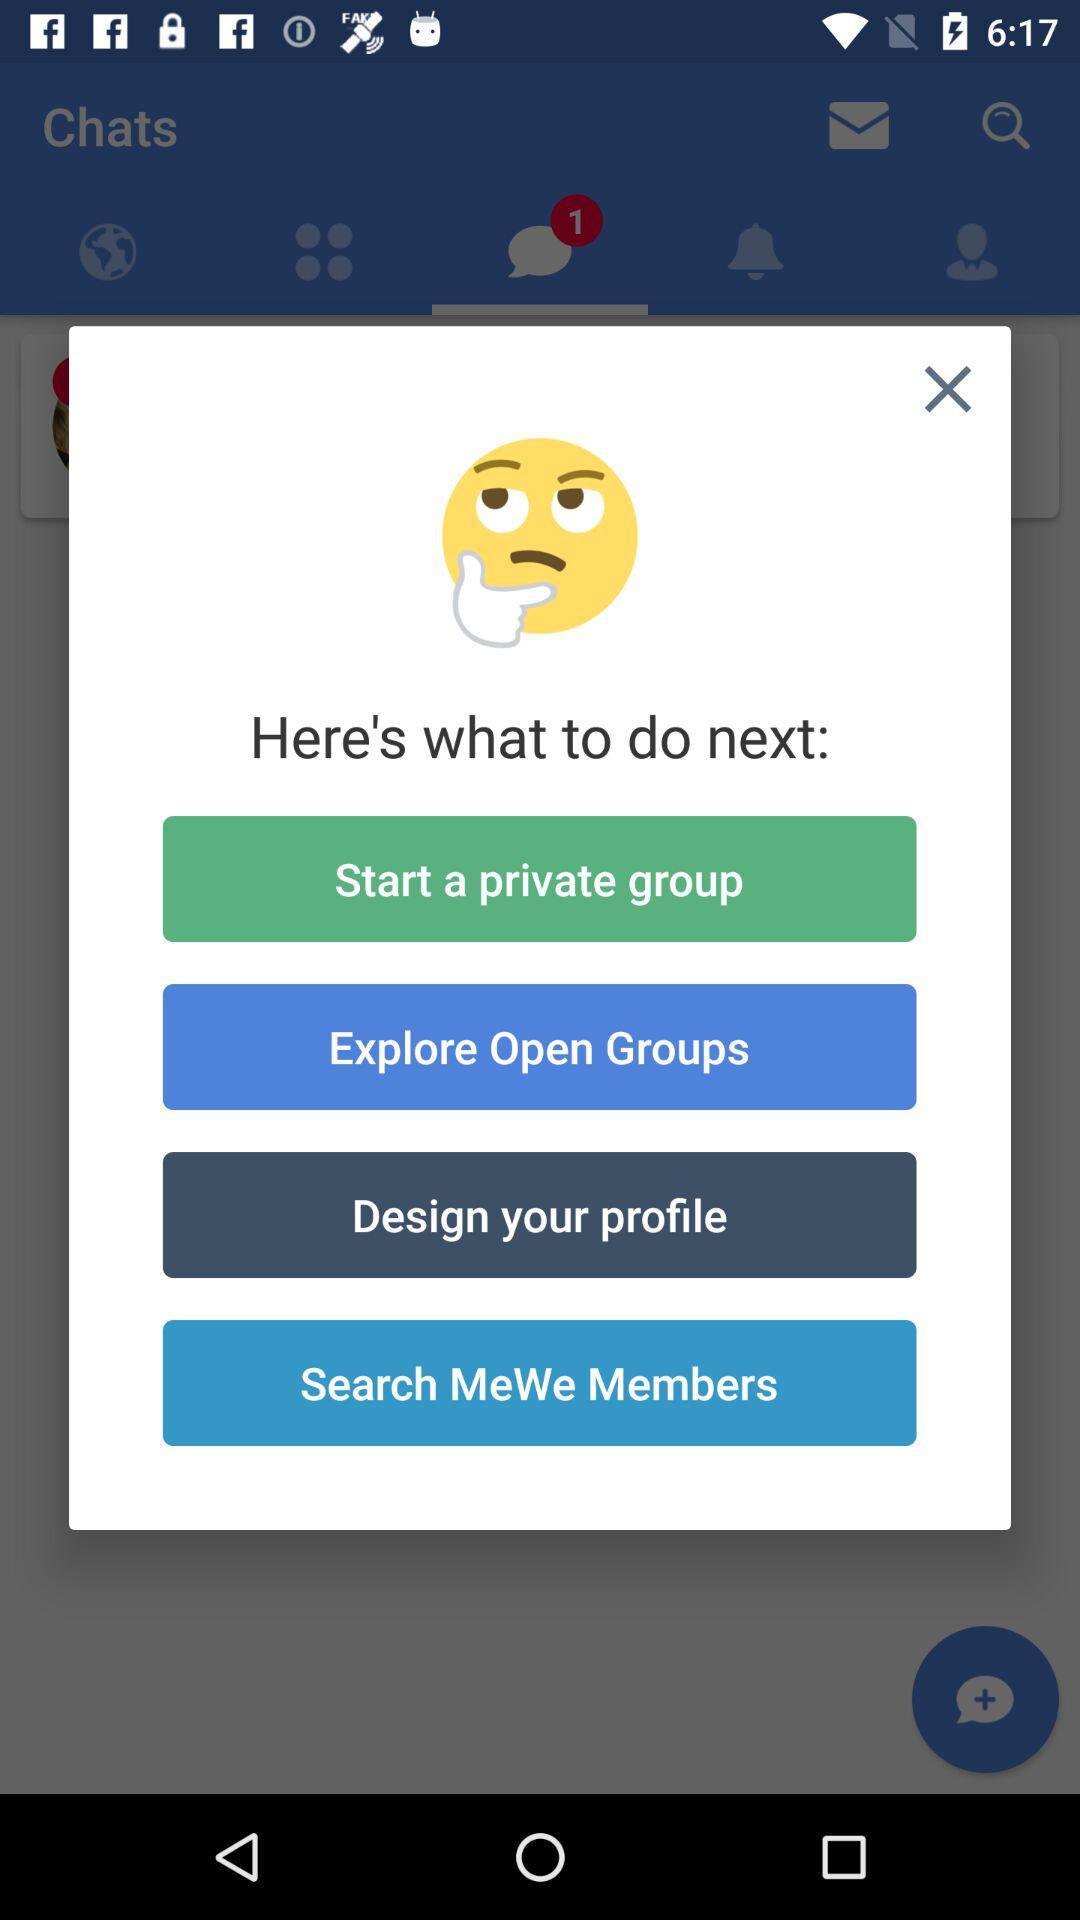 The width and height of the screenshot is (1080, 1920). Describe the element at coordinates (538, 878) in the screenshot. I see `start a private item` at that location.